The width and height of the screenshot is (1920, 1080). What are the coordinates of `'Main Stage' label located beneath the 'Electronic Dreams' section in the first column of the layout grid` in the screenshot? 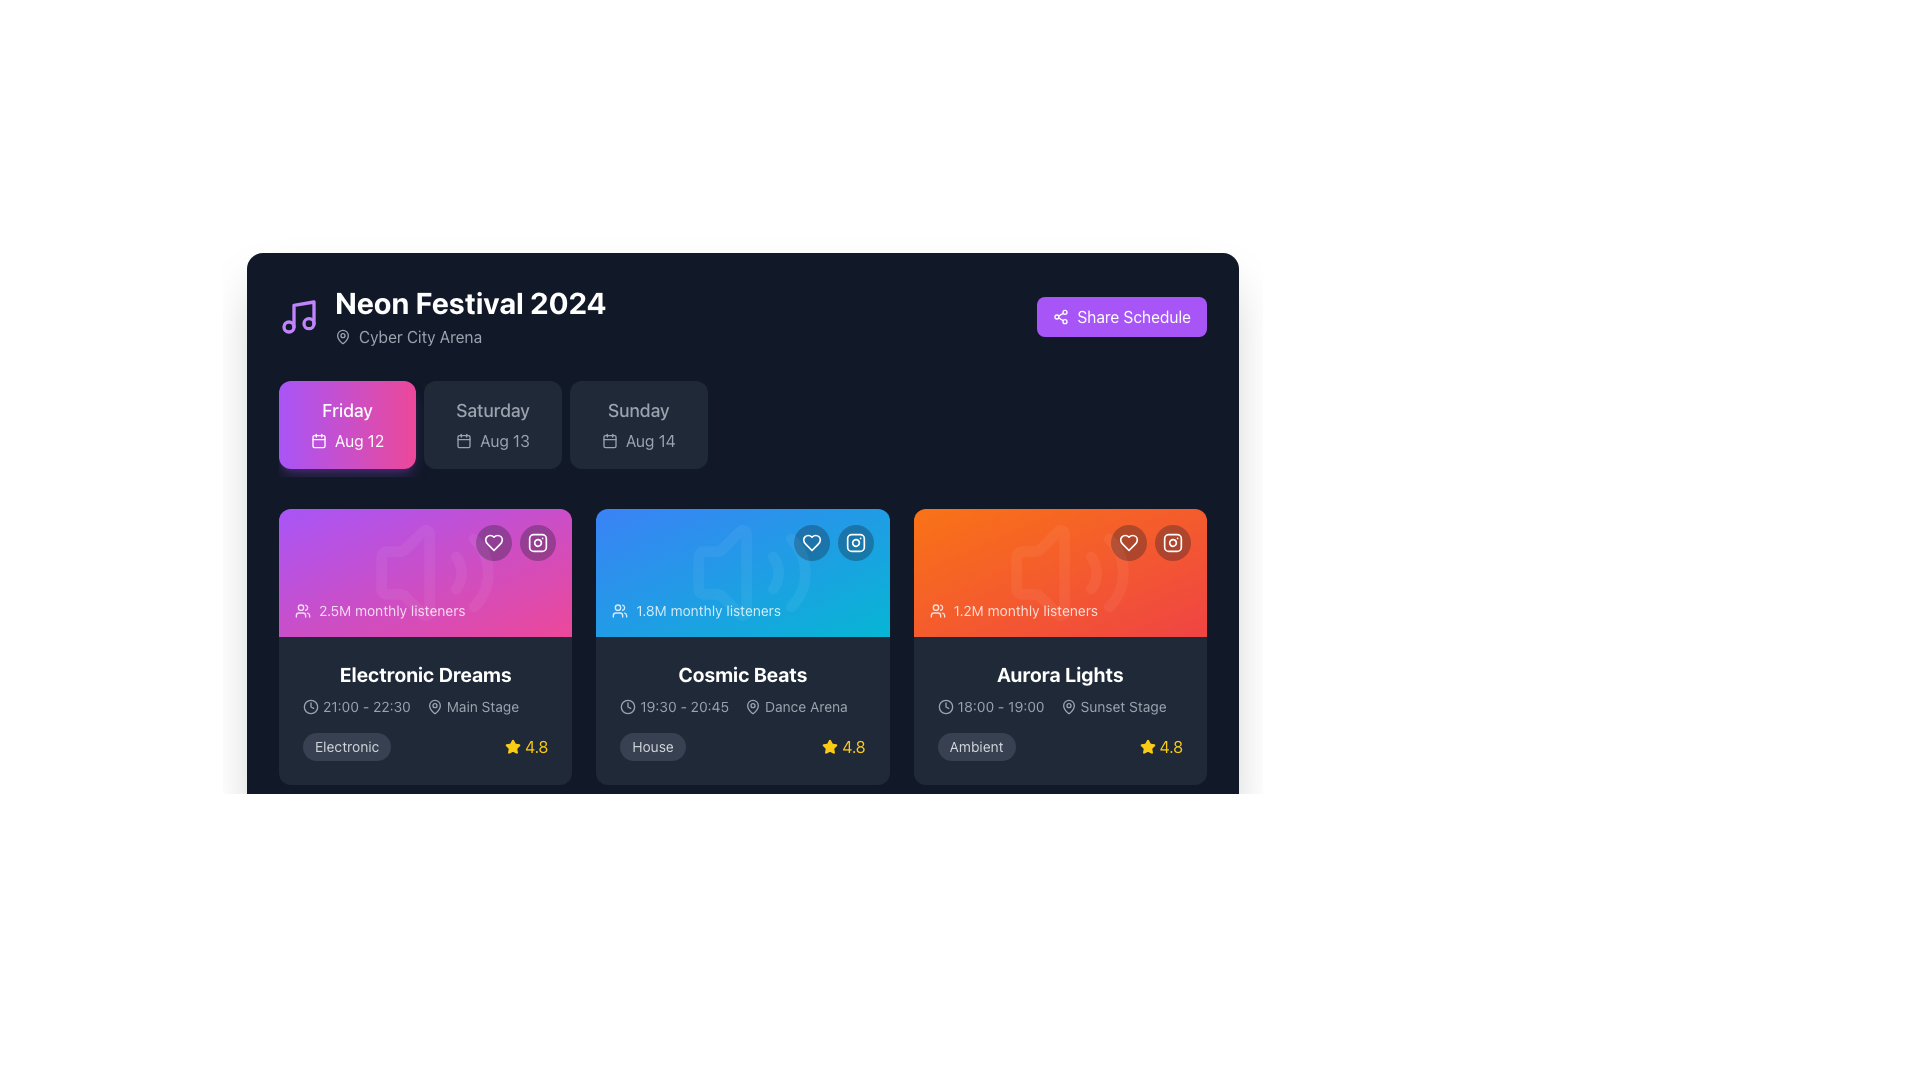 It's located at (483, 705).